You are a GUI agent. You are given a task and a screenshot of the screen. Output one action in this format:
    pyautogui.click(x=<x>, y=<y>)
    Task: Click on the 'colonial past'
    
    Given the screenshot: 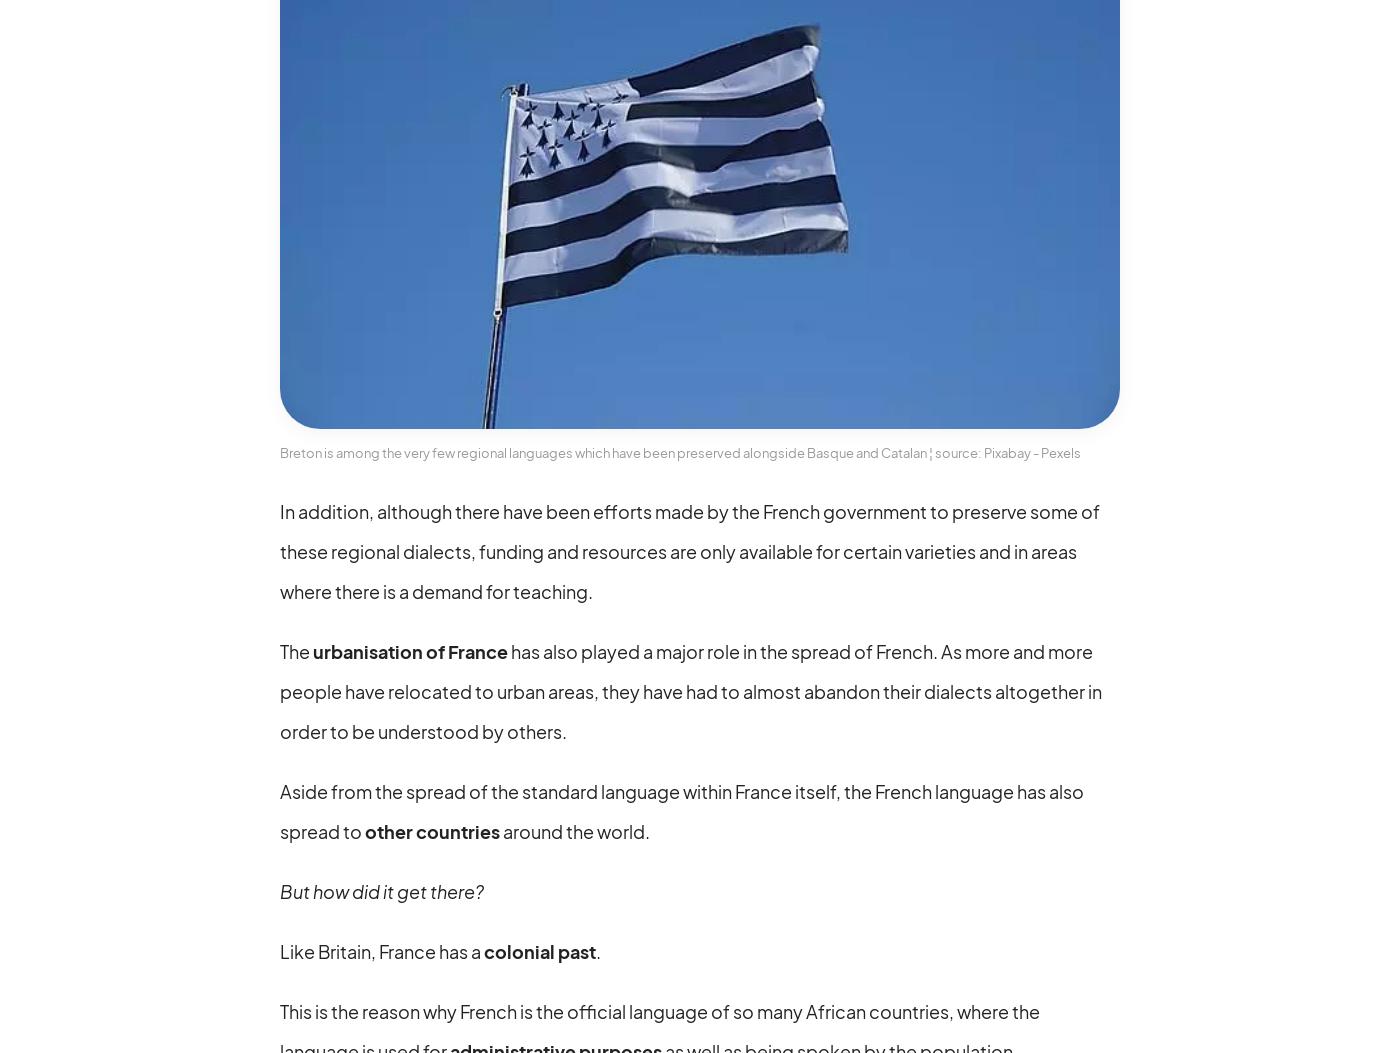 What is the action you would take?
    pyautogui.click(x=539, y=949)
    